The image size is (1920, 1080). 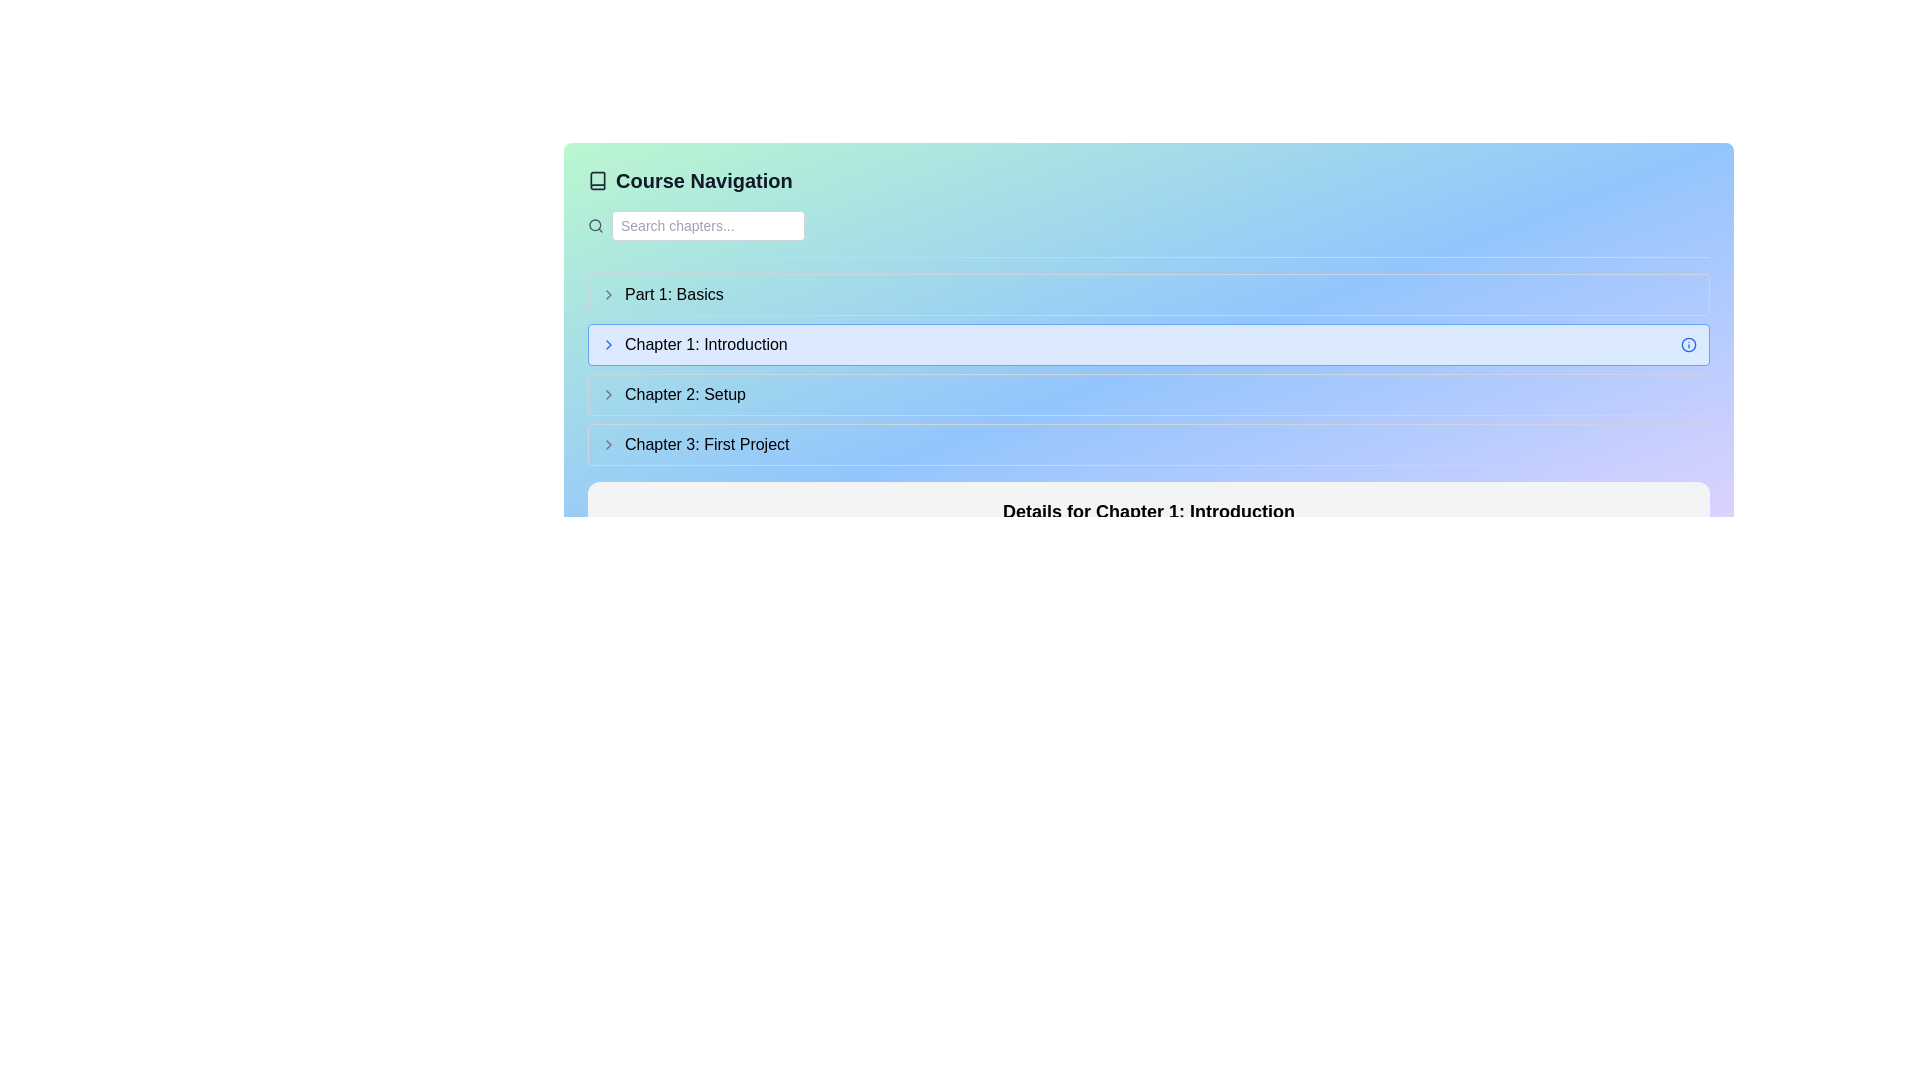 What do you see at coordinates (1688, 343) in the screenshot?
I see `the small circular information icon with a blue outline located at the far right of the row titled 'Chapter 1: Introduction'` at bounding box center [1688, 343].